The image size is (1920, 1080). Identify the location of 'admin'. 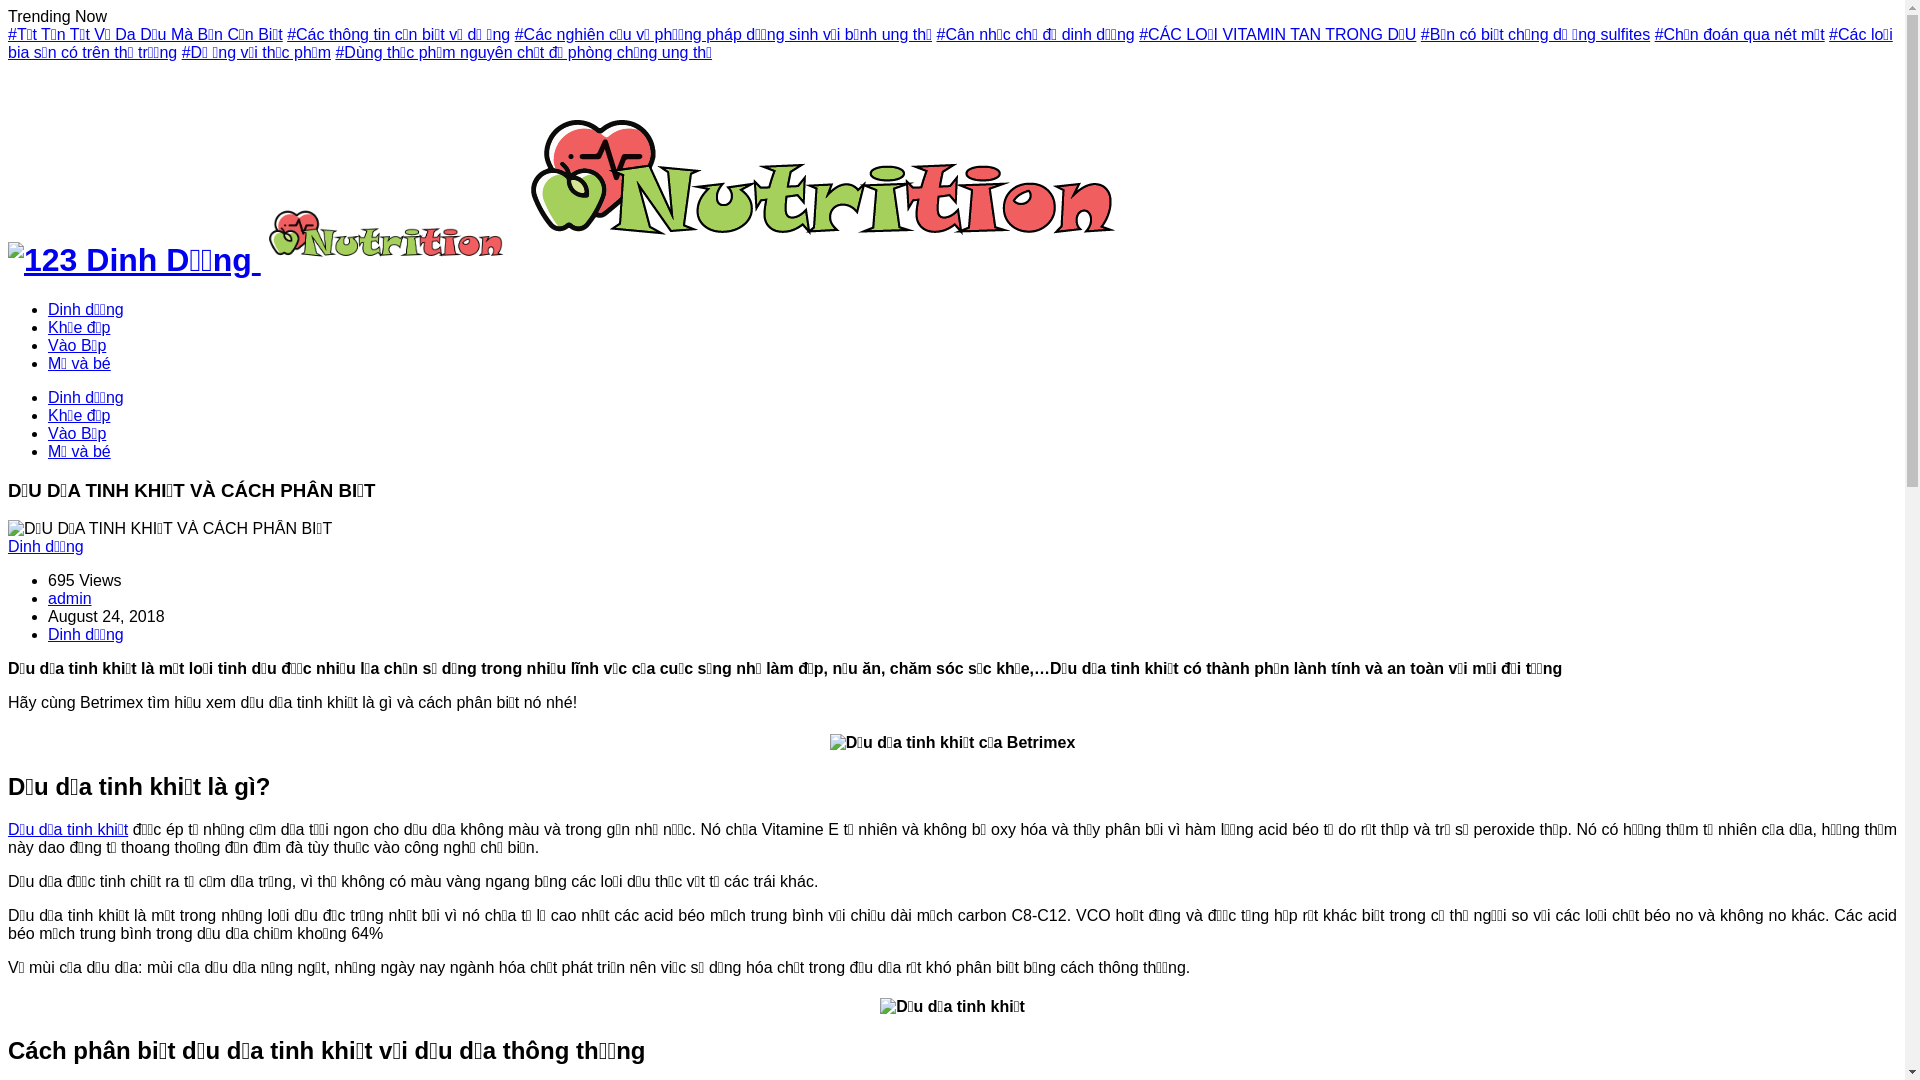
(70, 597).